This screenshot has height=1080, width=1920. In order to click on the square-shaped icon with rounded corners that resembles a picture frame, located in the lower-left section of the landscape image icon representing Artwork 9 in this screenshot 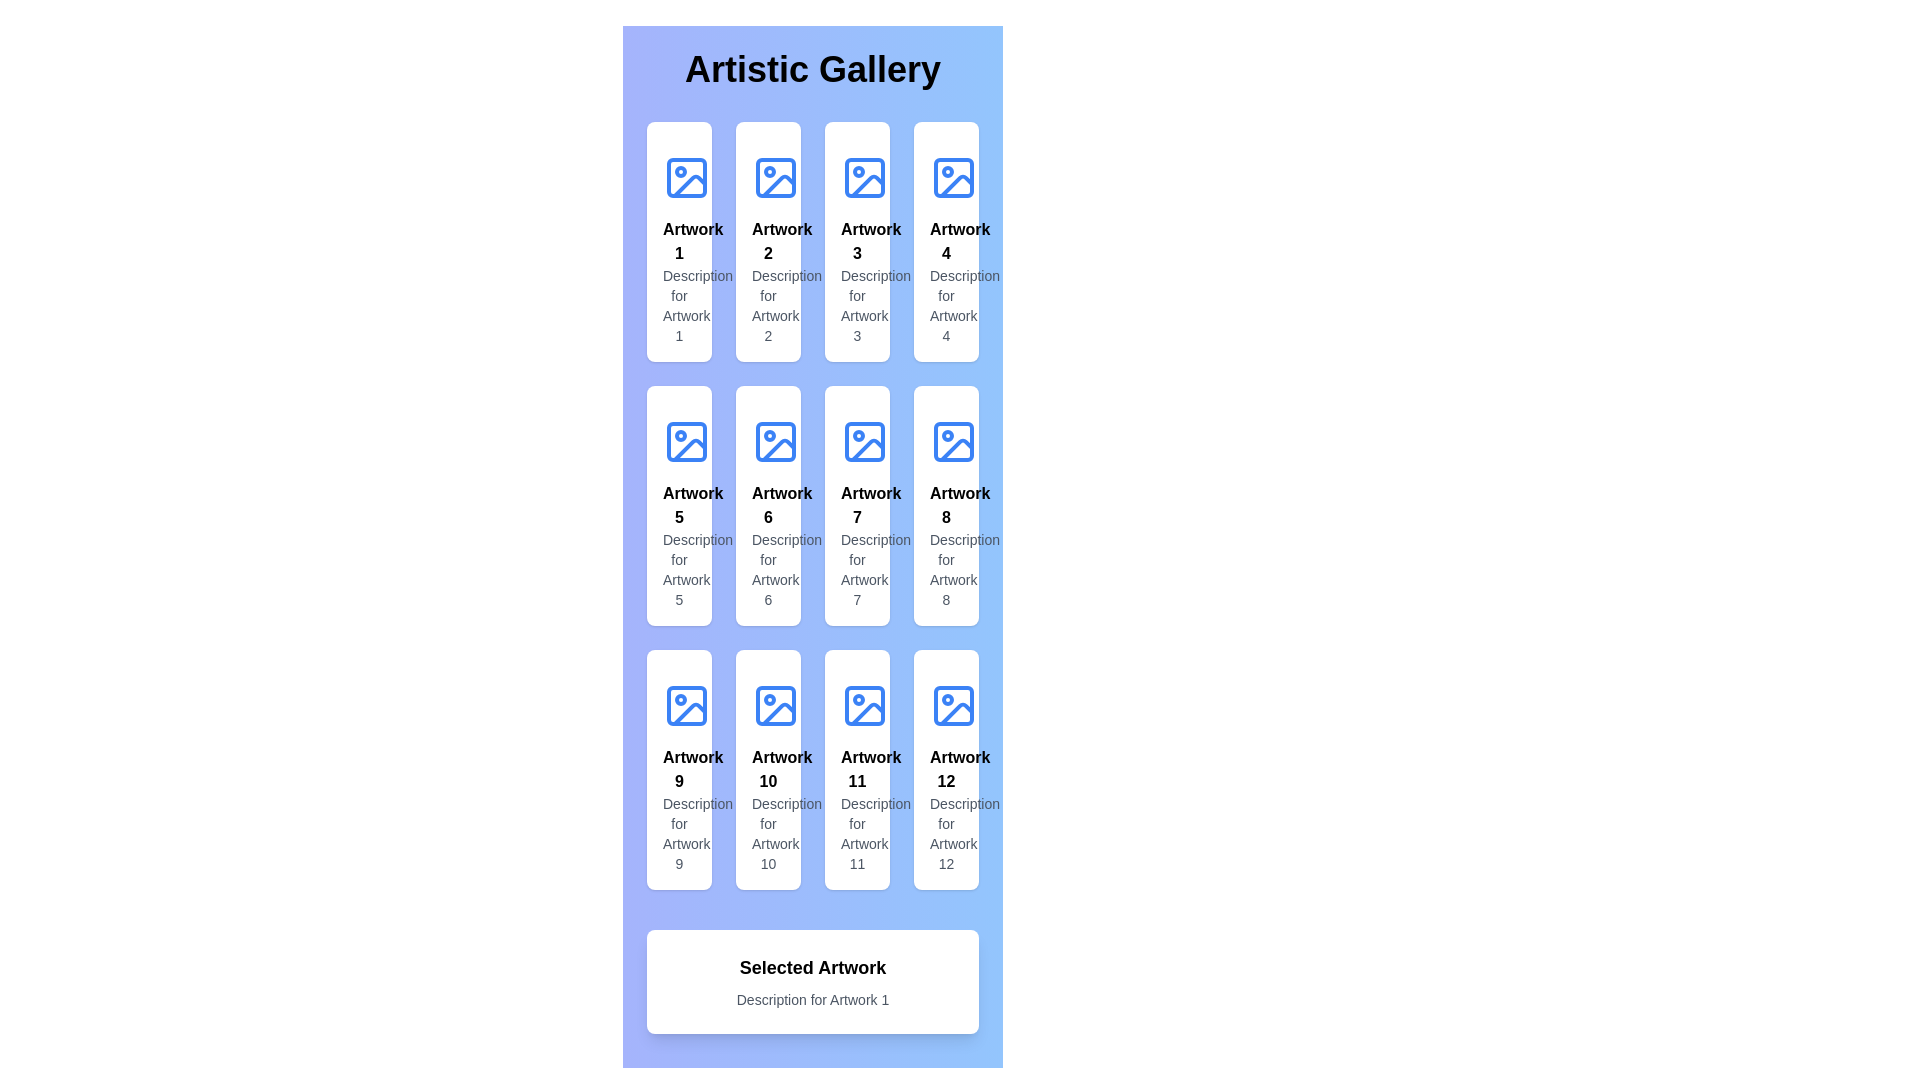, I will do `click(686, 704)`.